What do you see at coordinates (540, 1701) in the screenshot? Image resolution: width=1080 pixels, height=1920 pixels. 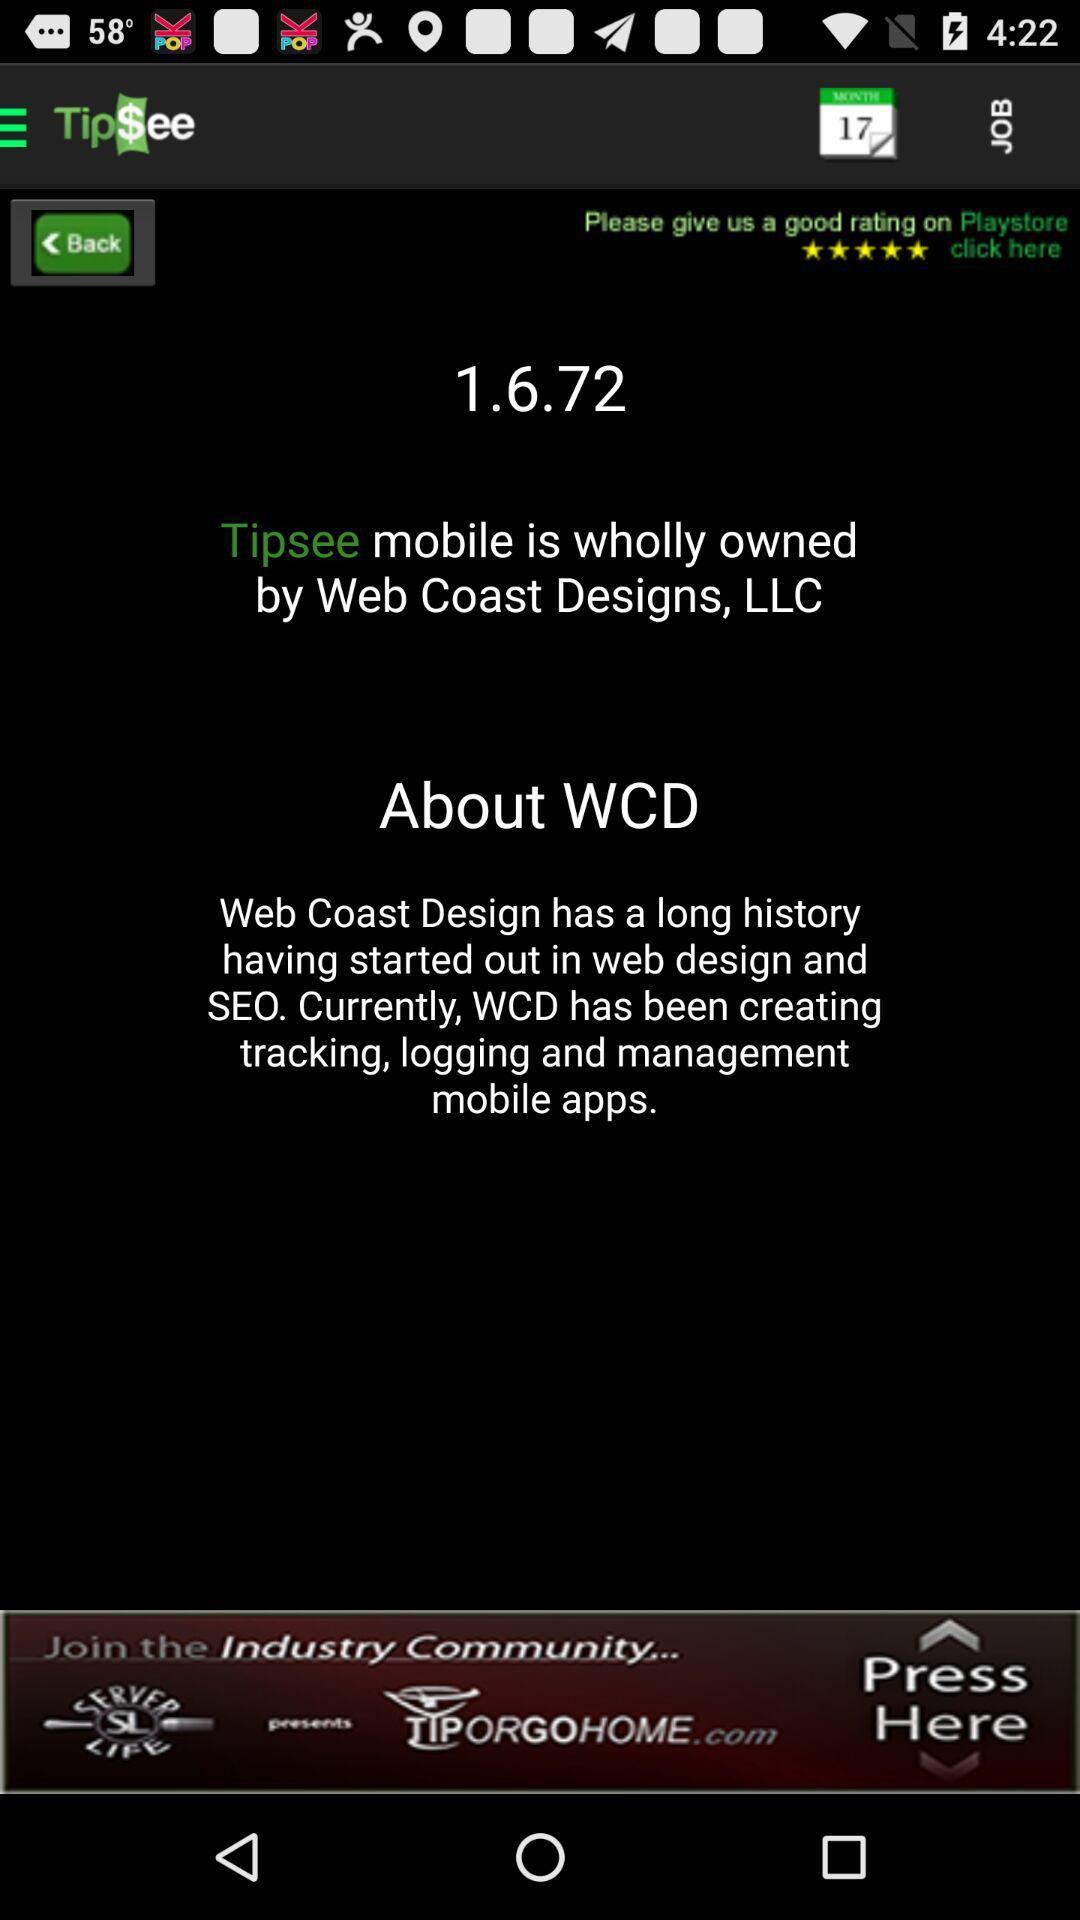 I see `icon below the web coast design icon` at bounding box center [540, 1701].